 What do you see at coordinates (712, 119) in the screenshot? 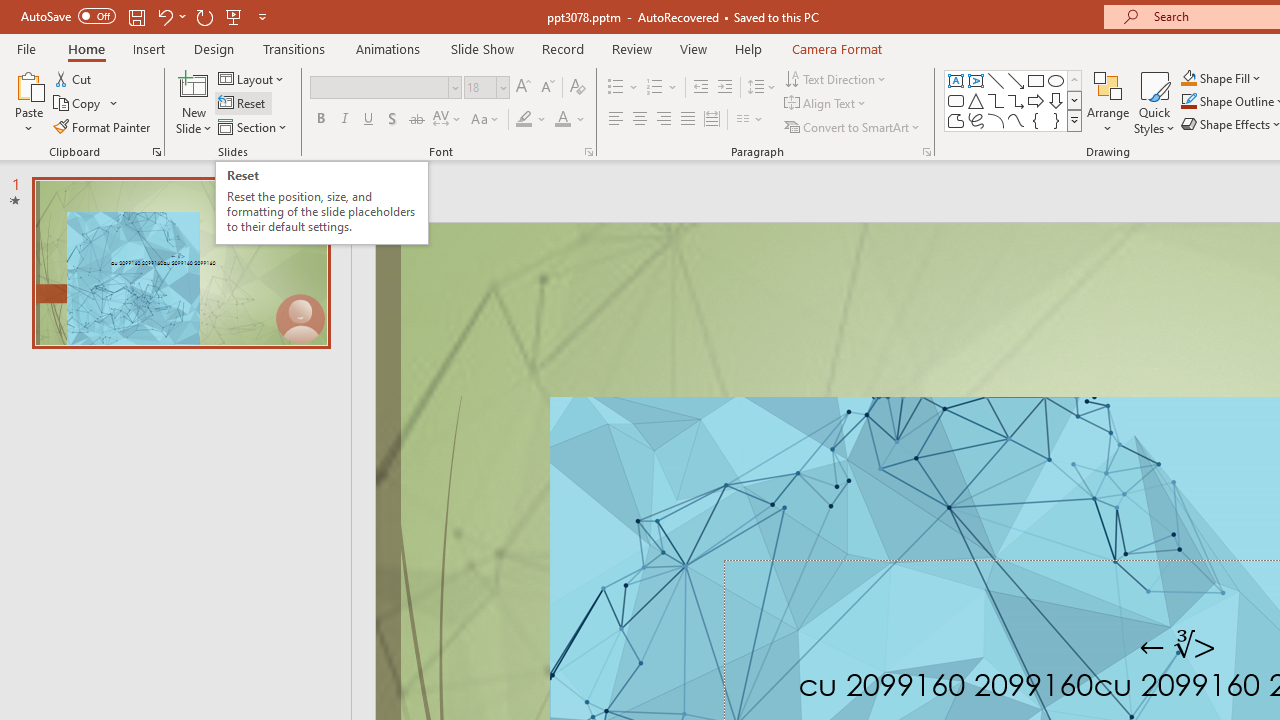
I see `'Distributed'` at bounding box center [712, 119].